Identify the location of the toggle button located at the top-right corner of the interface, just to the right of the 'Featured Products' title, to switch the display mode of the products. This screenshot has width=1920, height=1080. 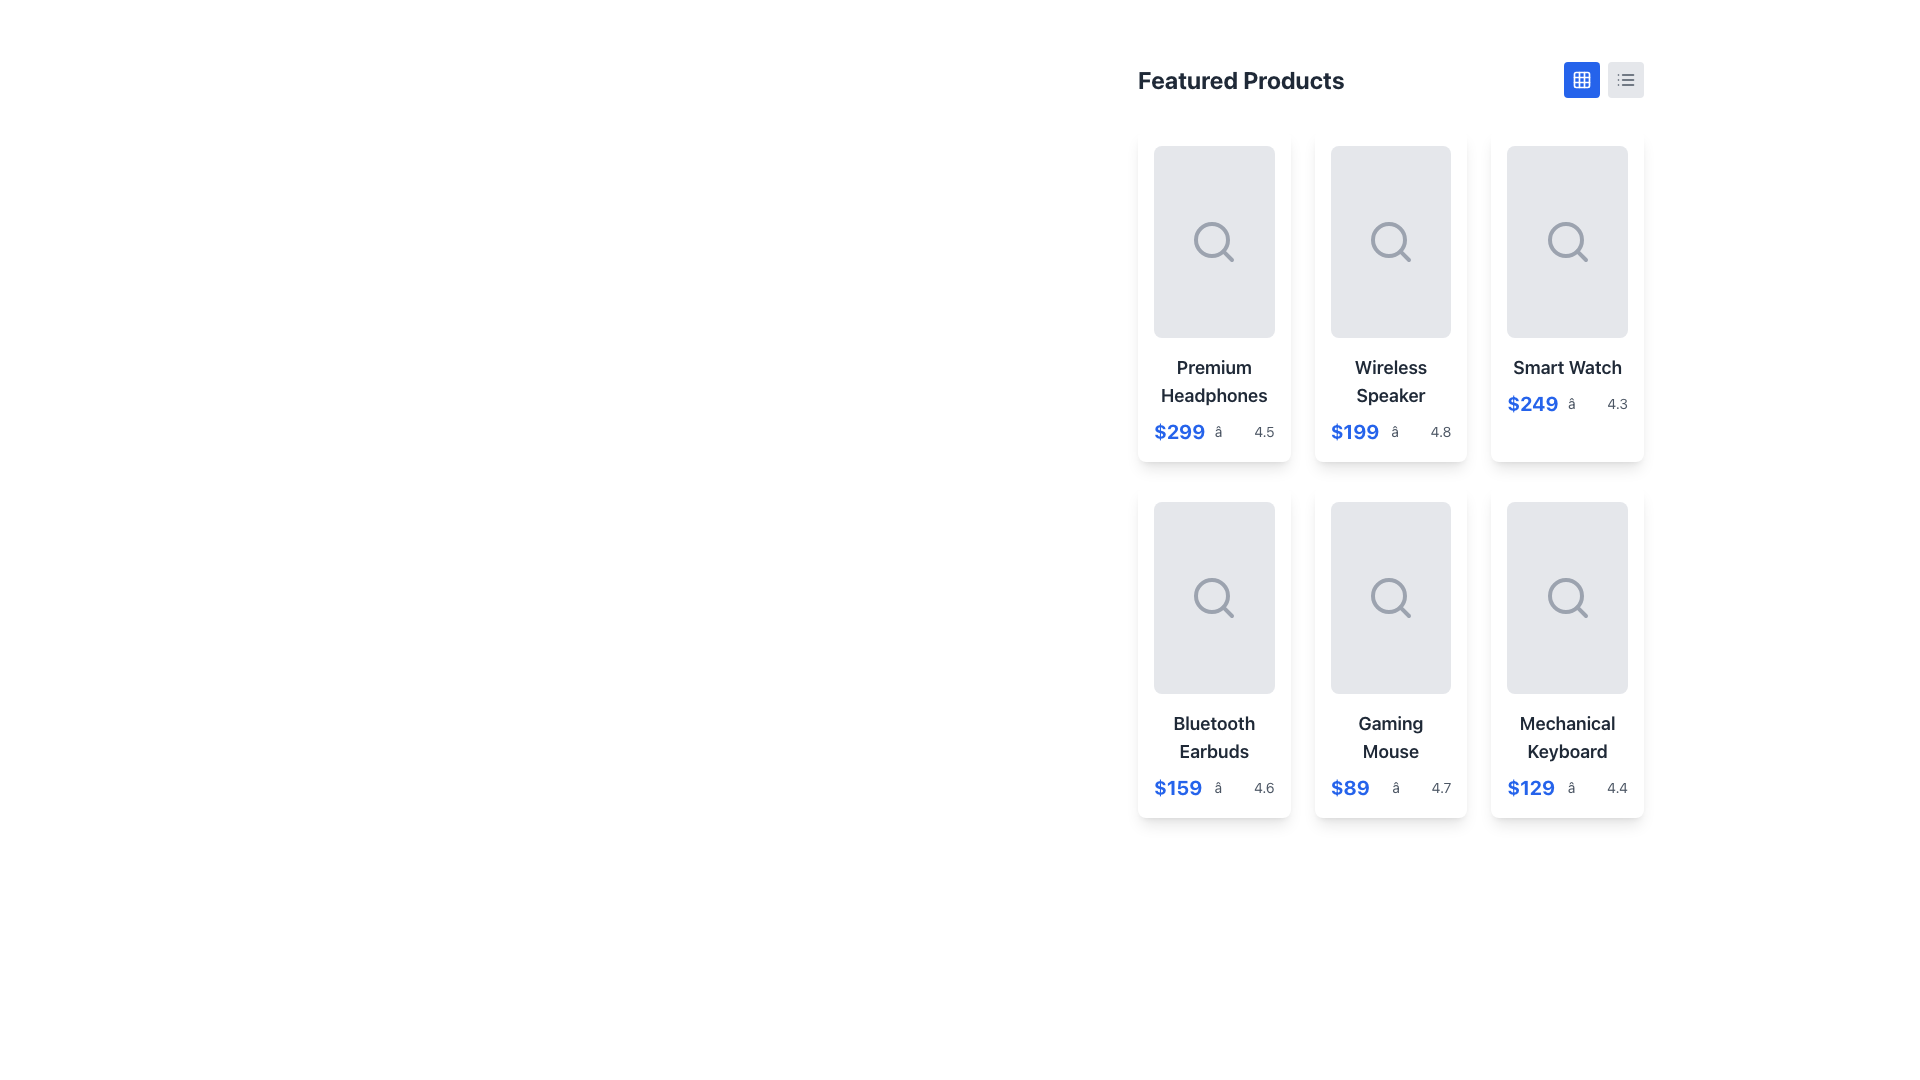
(1581, 79).